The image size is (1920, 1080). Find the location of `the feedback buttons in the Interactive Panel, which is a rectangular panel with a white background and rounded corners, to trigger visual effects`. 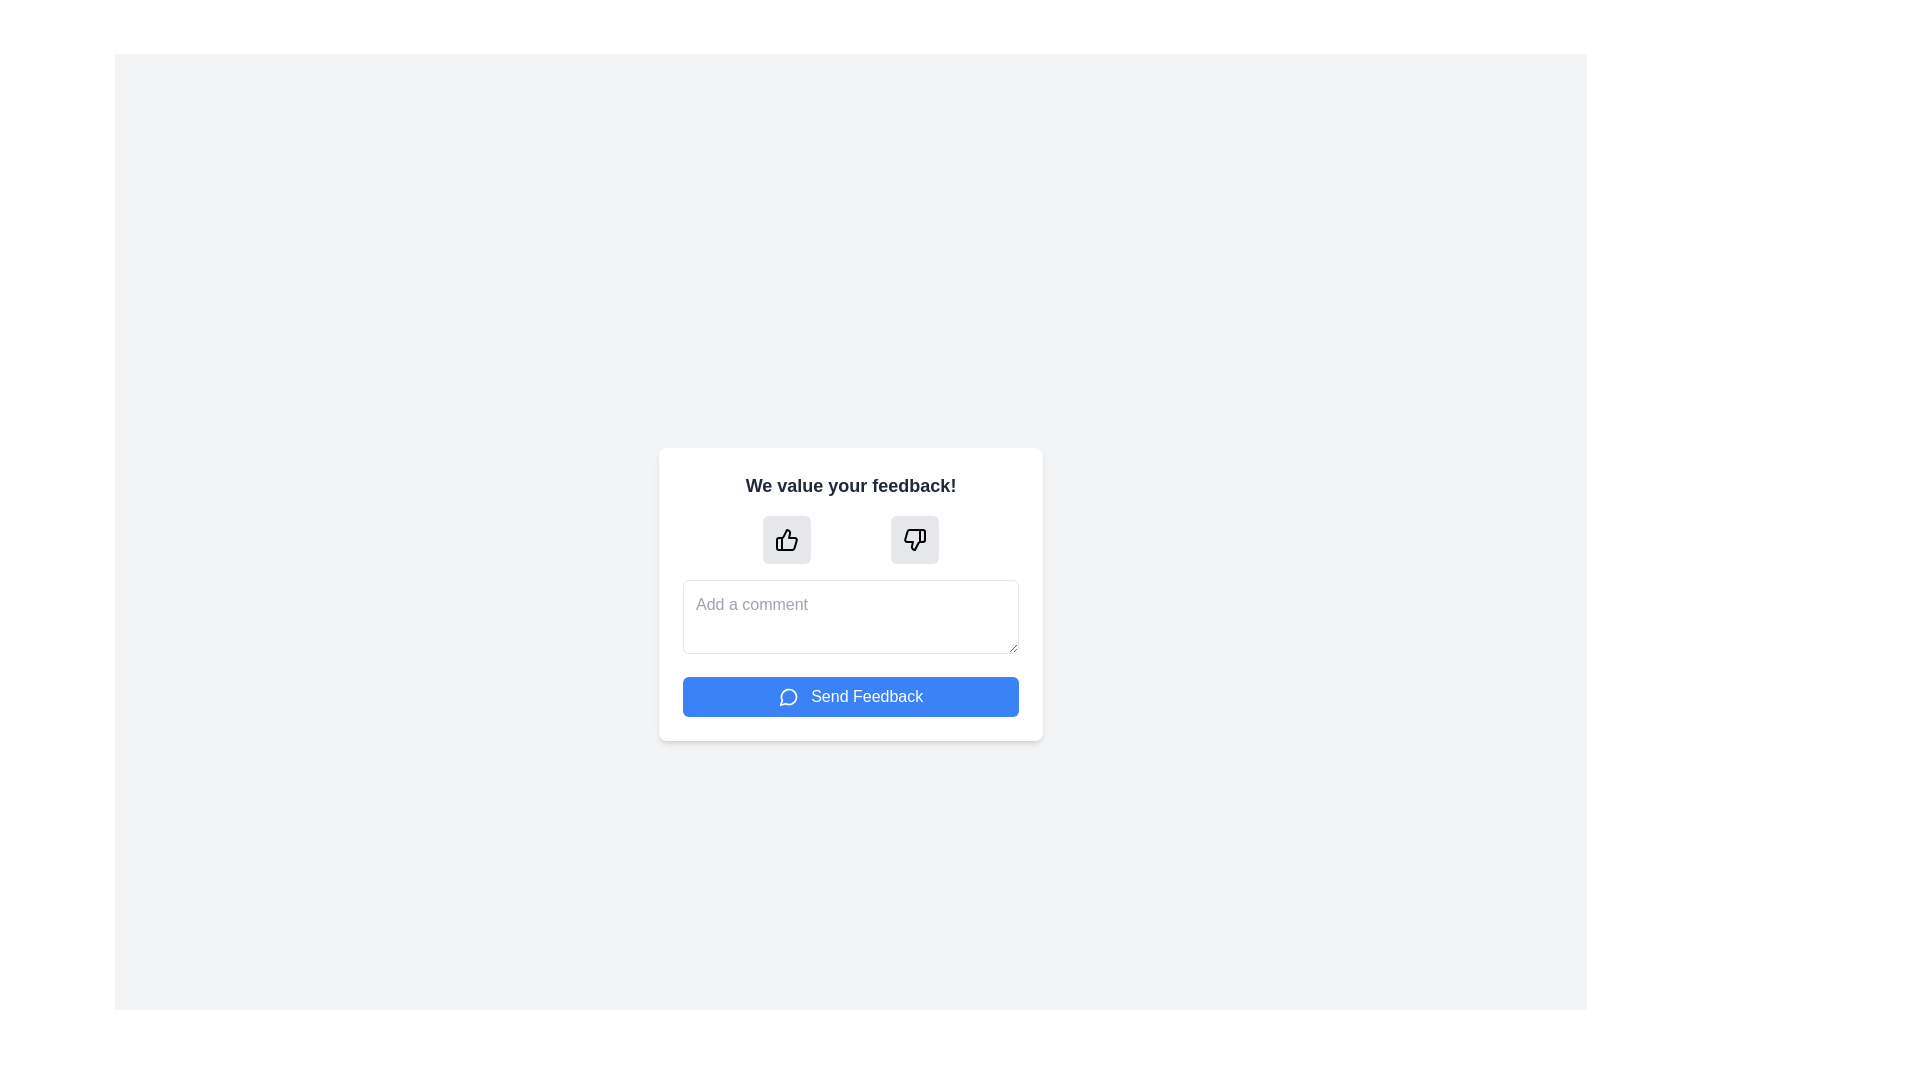

the feedback buttons in the Interactive Panel, which is a rectangular panel with a white background and rounded corners, to trigger visual effects is located at coordinates (850, 593).